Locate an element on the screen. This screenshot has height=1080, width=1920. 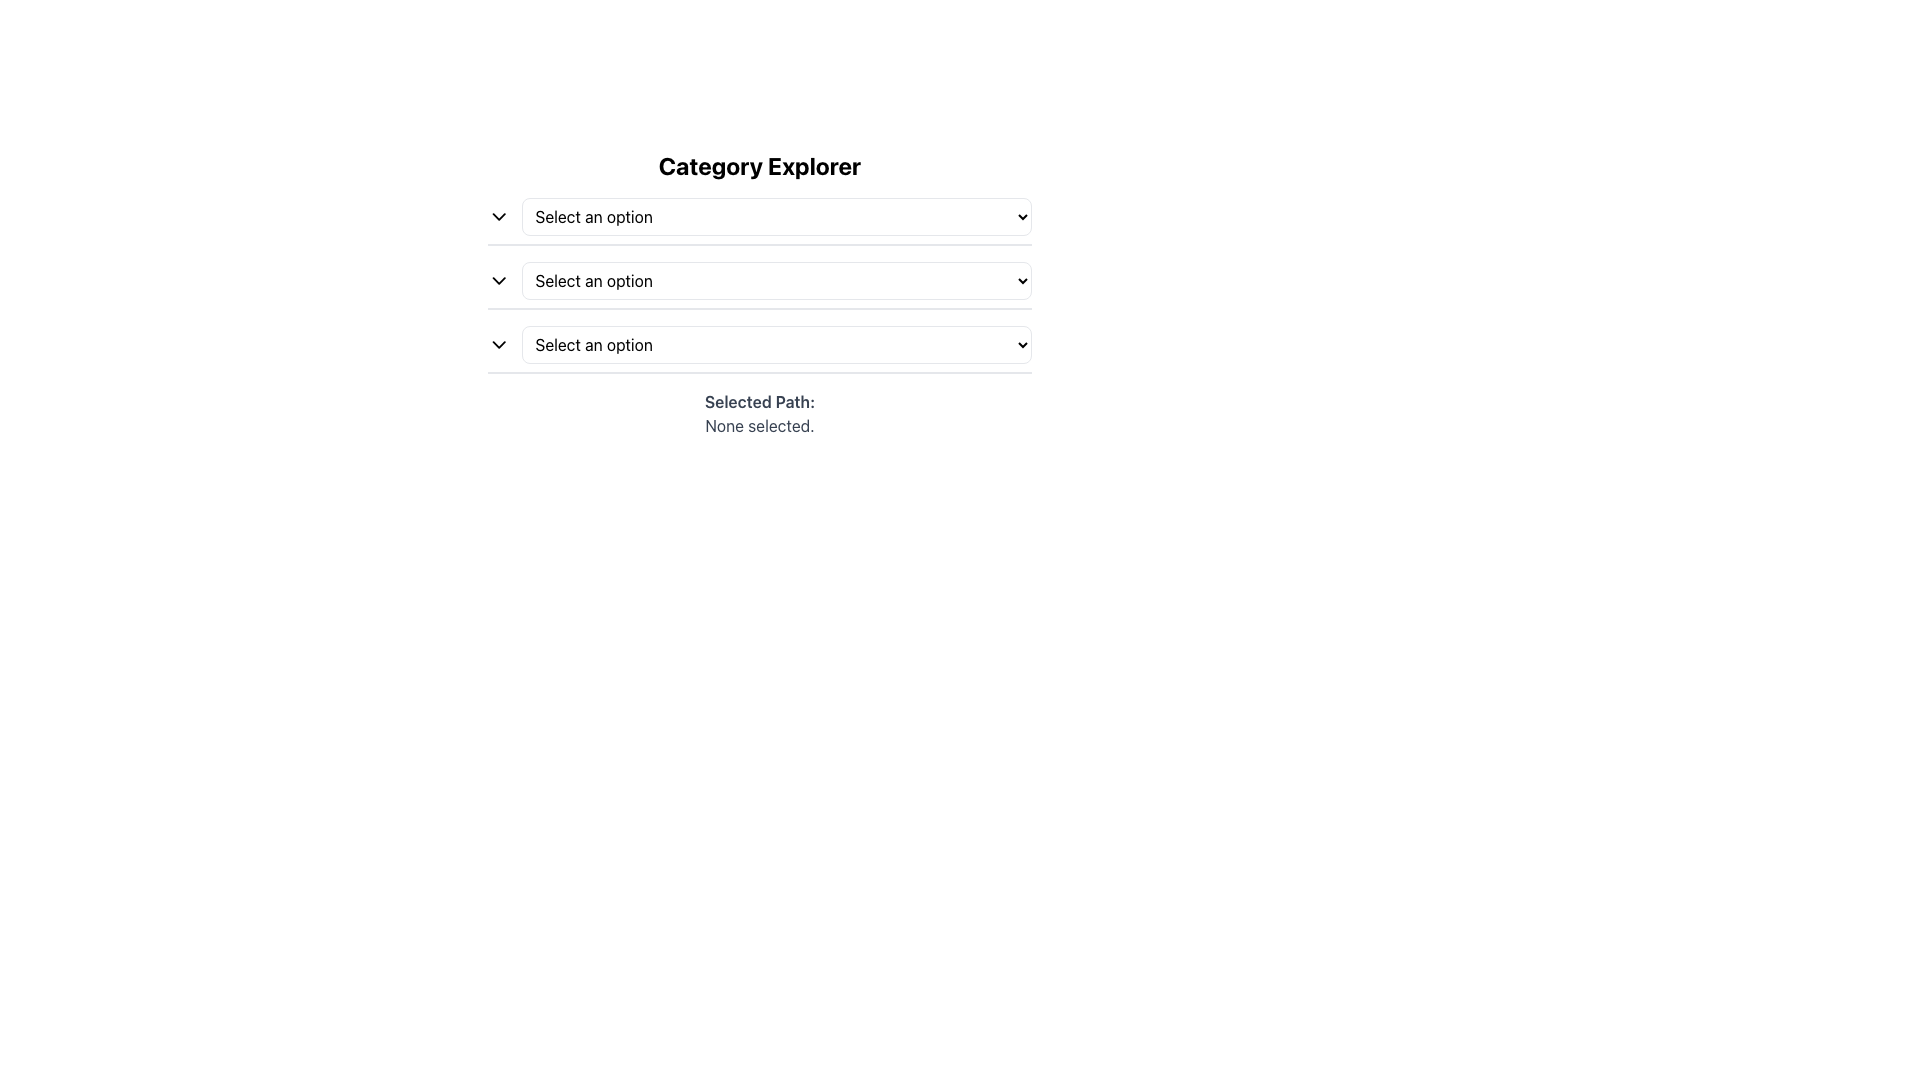
the icon located at the far-left side of the third dropdown section is located at coordinates (499, 343).